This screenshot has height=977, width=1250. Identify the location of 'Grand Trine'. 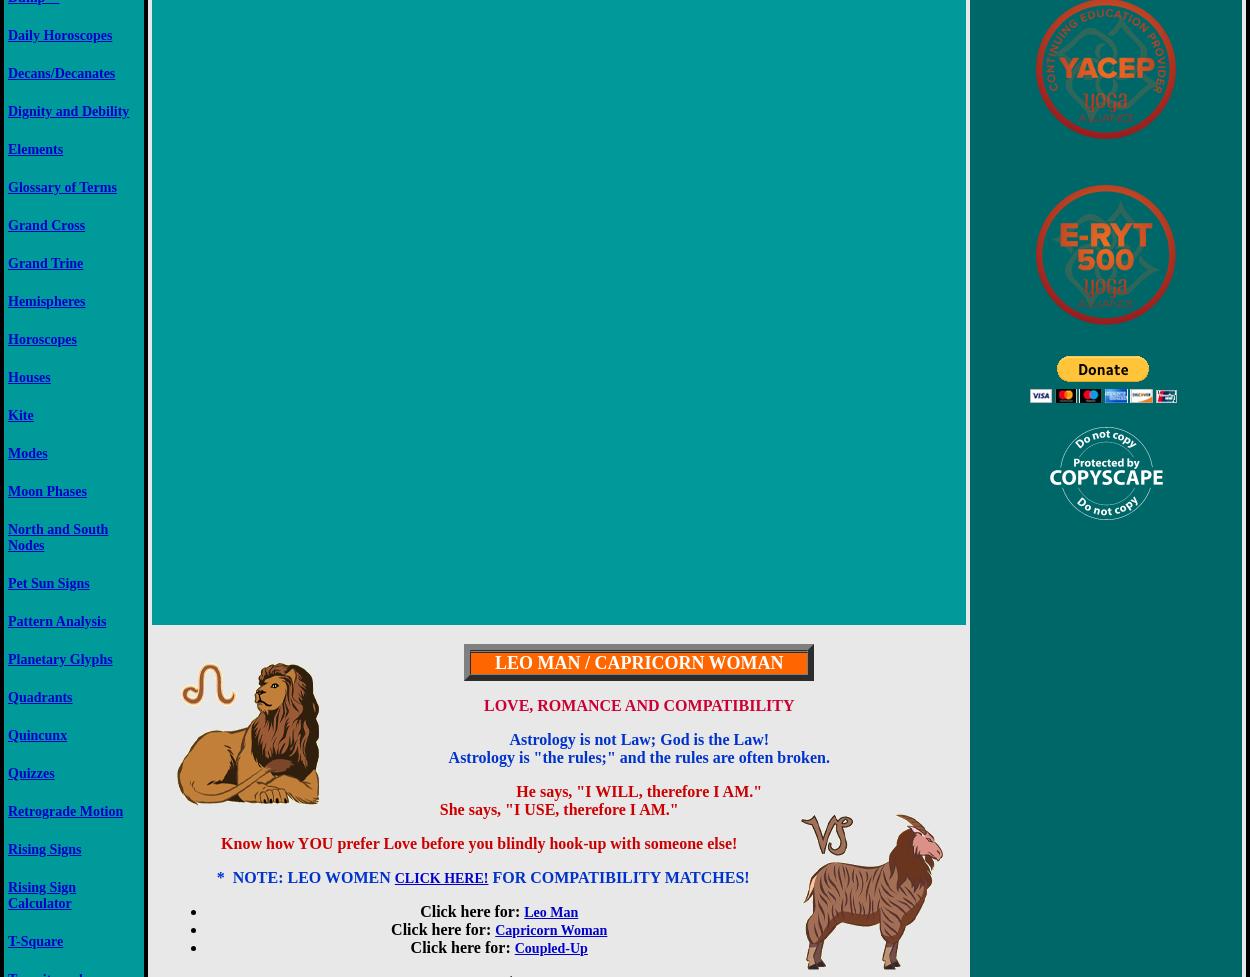
(45, 261).